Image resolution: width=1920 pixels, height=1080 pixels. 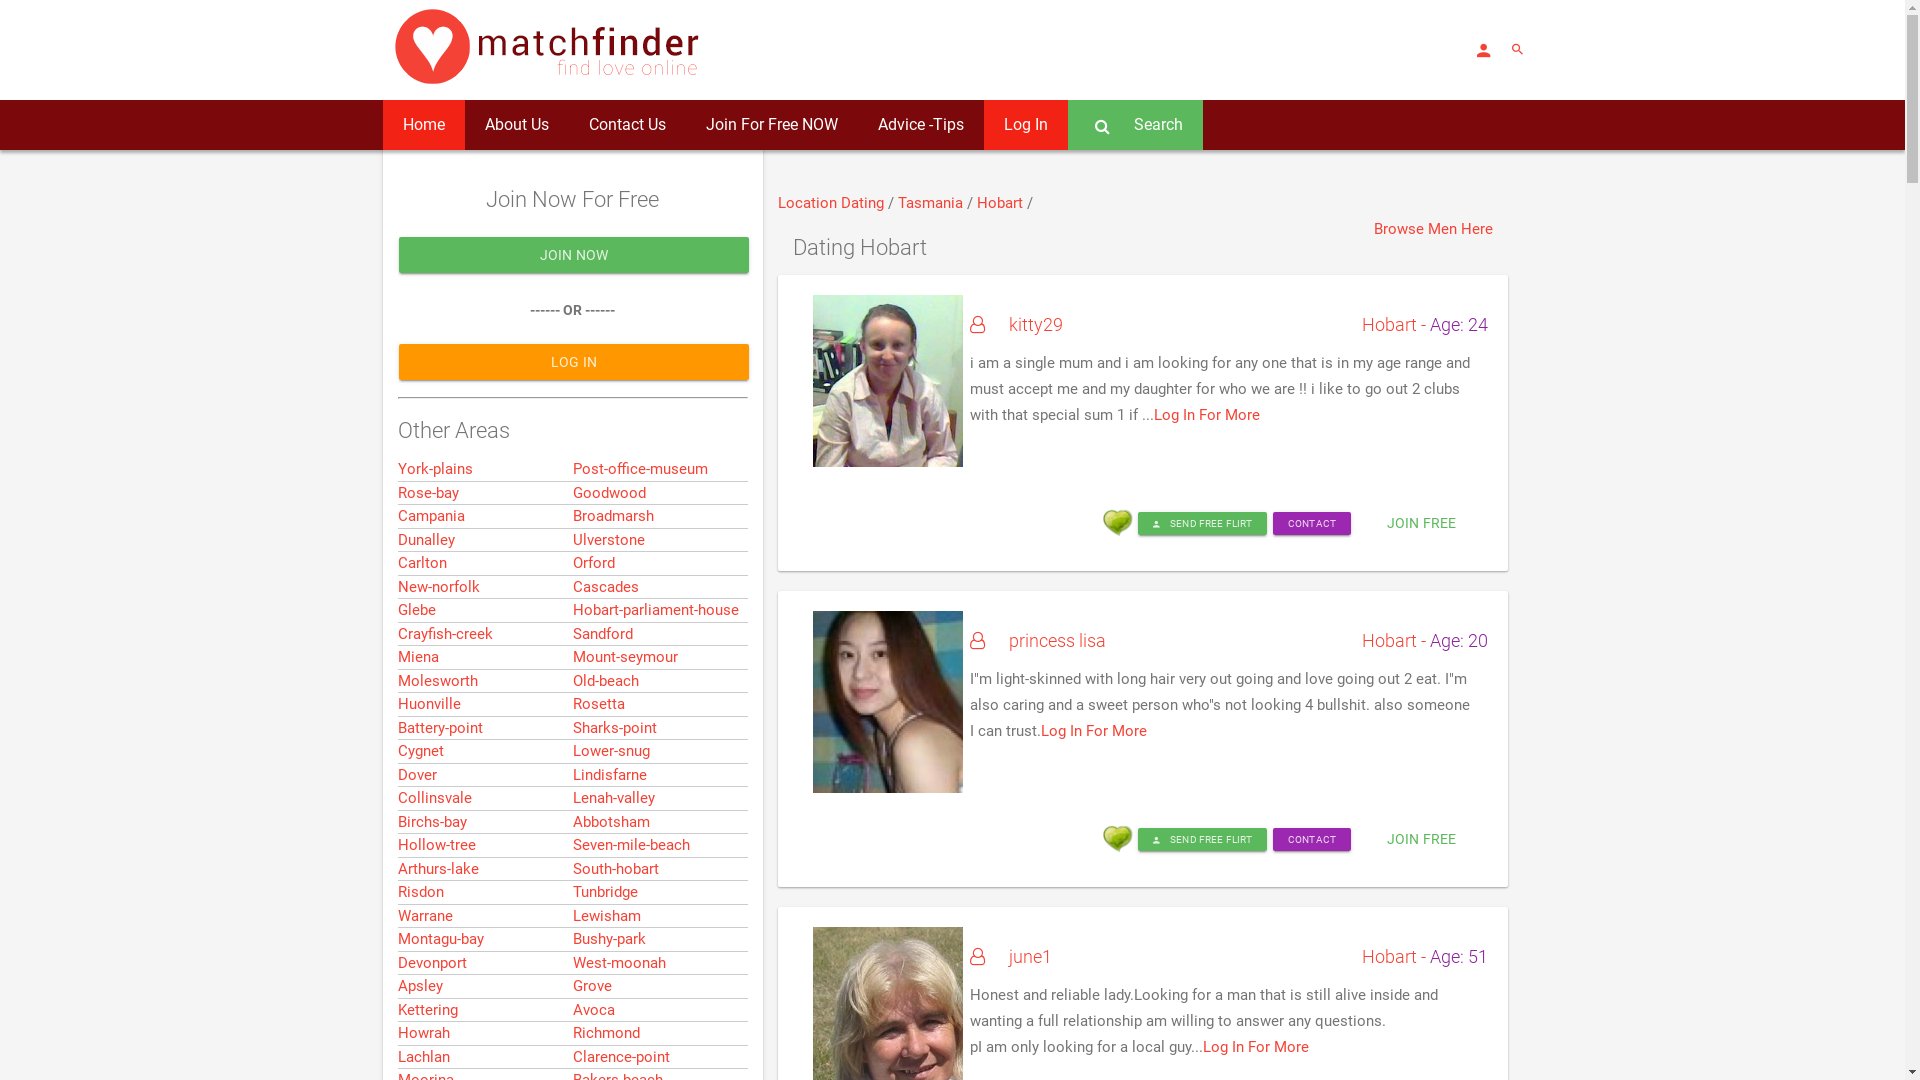 What do you see at coordinates (398, 844) in the screenshot?
I see `'Hollow-tree'` at bounding box center [398, 844].